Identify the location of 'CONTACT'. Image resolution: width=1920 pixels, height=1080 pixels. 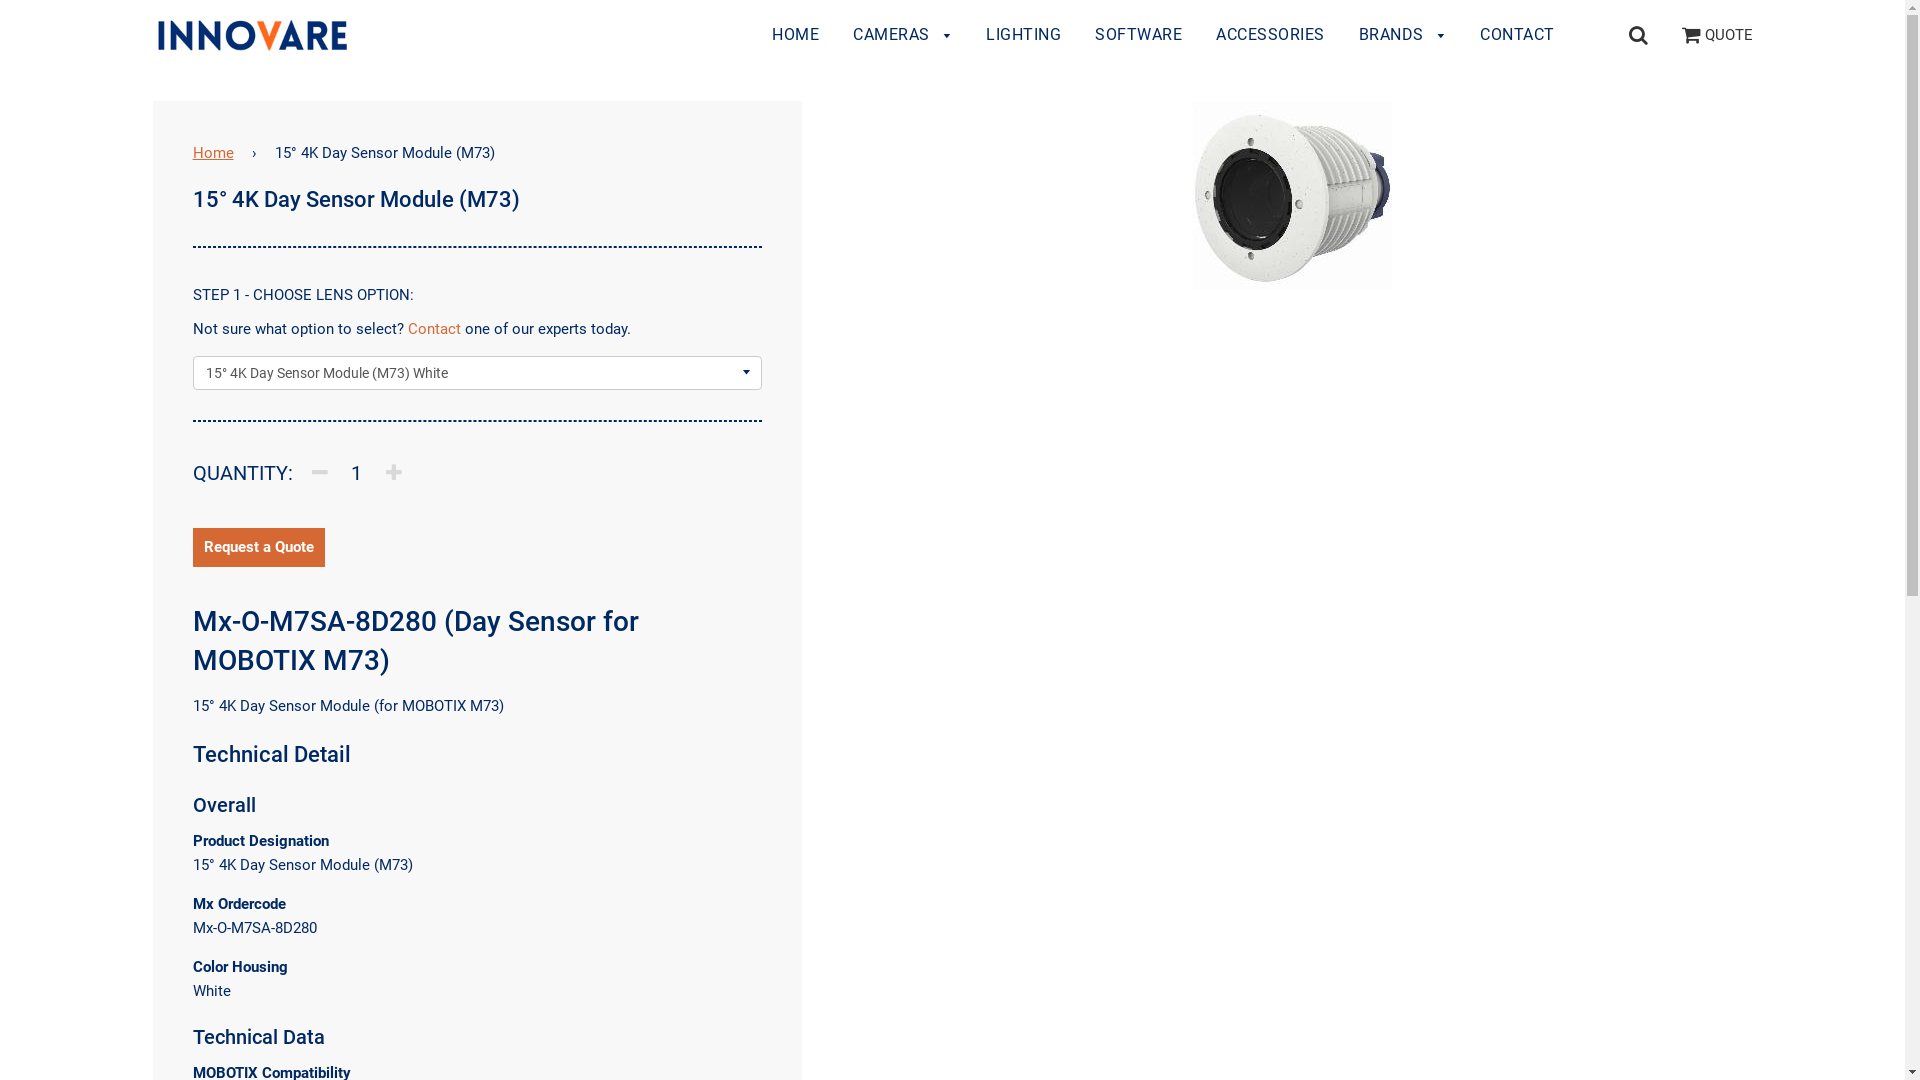
(1464, 34).